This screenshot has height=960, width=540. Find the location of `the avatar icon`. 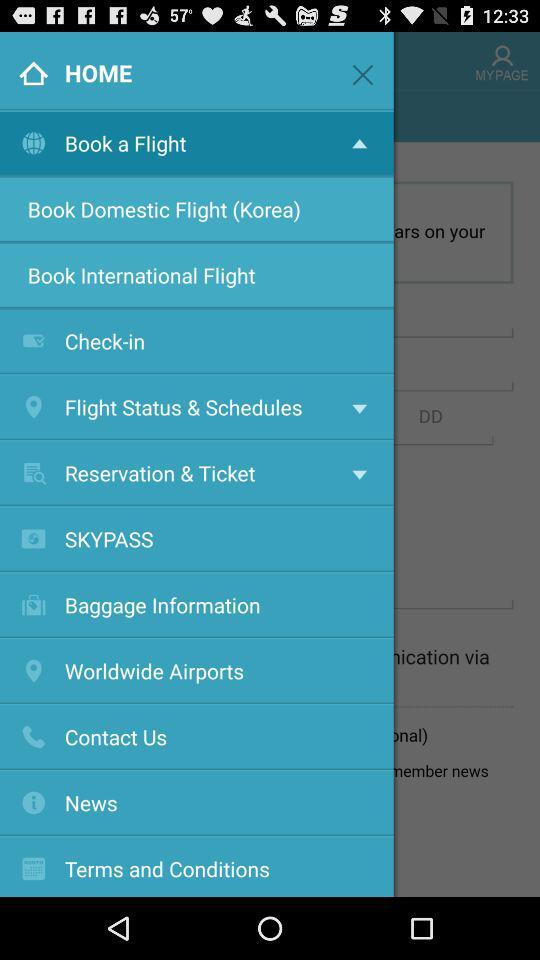

the avatar icon is located at coordinates (501, 64).